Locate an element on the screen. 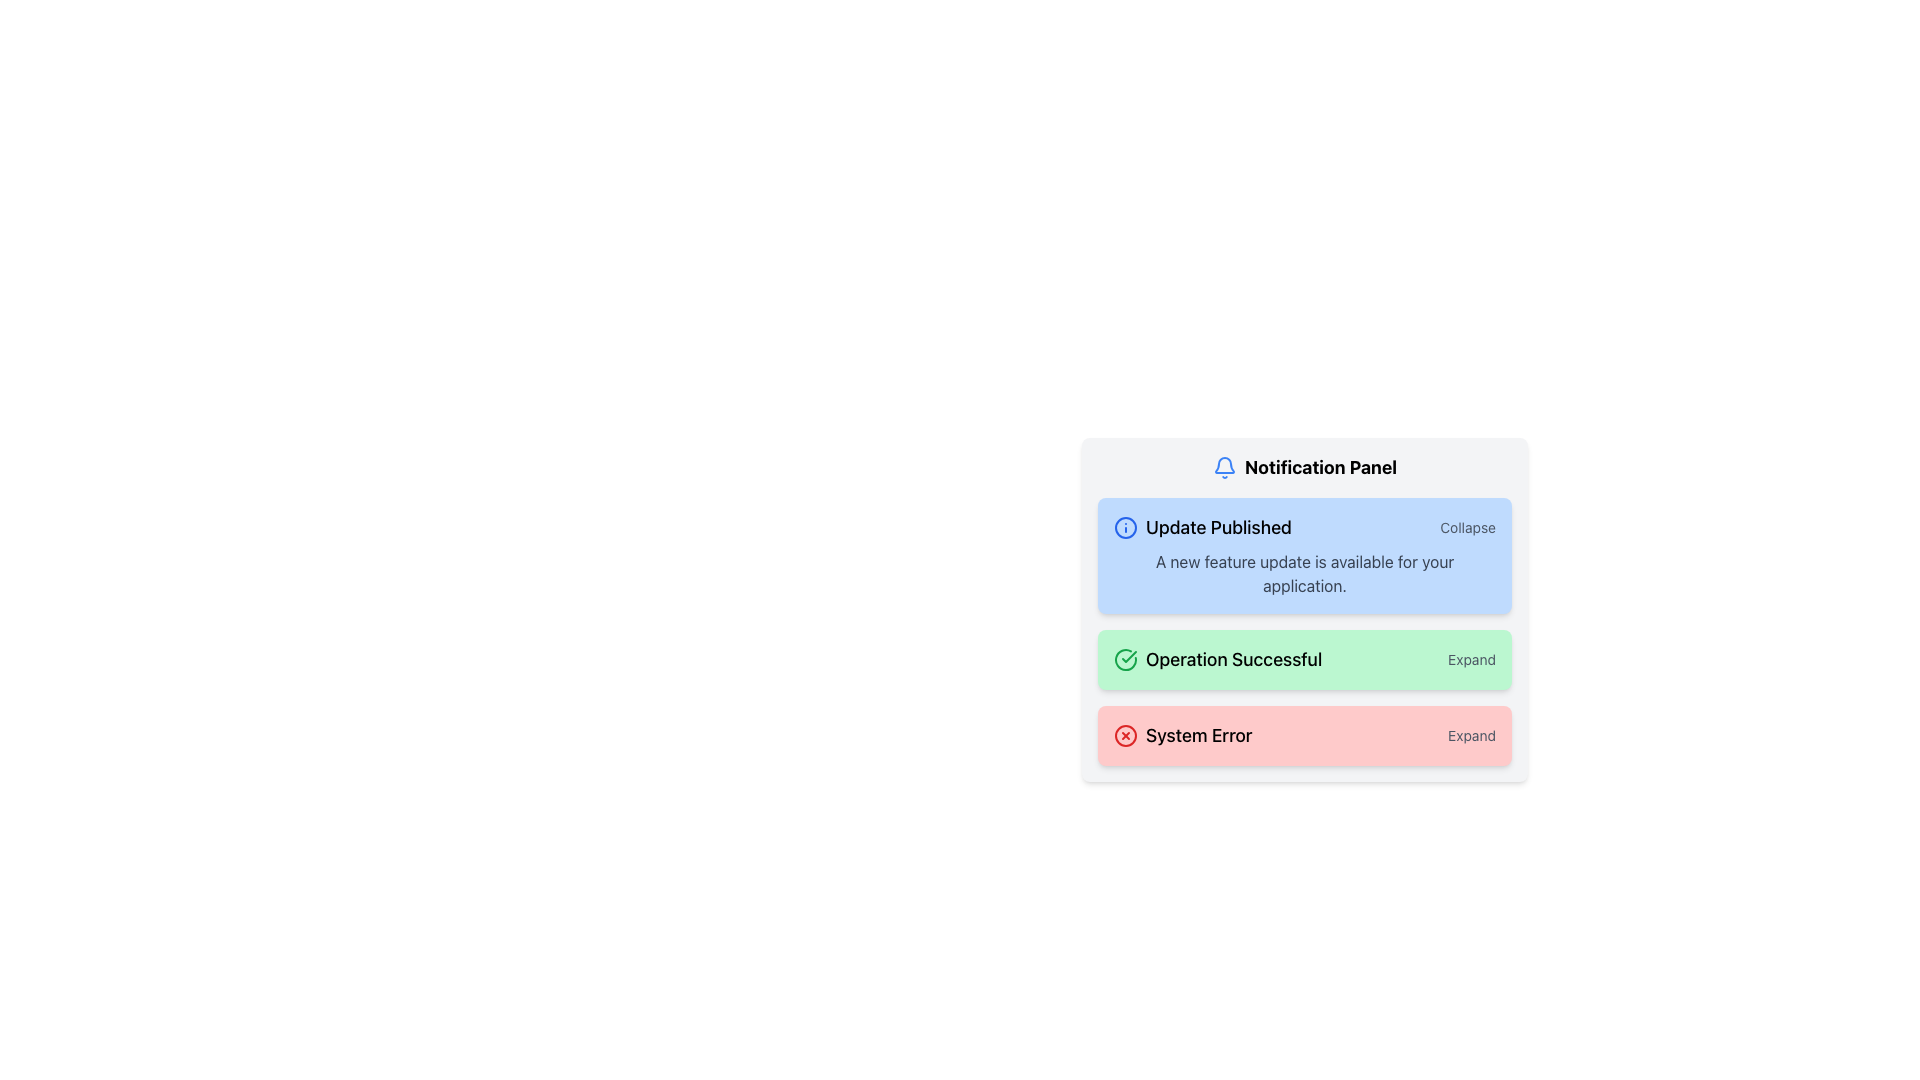 The width and height of the screenshot is (1920, 1080). the 'Update Published' text label with accompanying icon, which features a blue background and is positioned at the top of the notification section is located at coordinates (1201, 527).